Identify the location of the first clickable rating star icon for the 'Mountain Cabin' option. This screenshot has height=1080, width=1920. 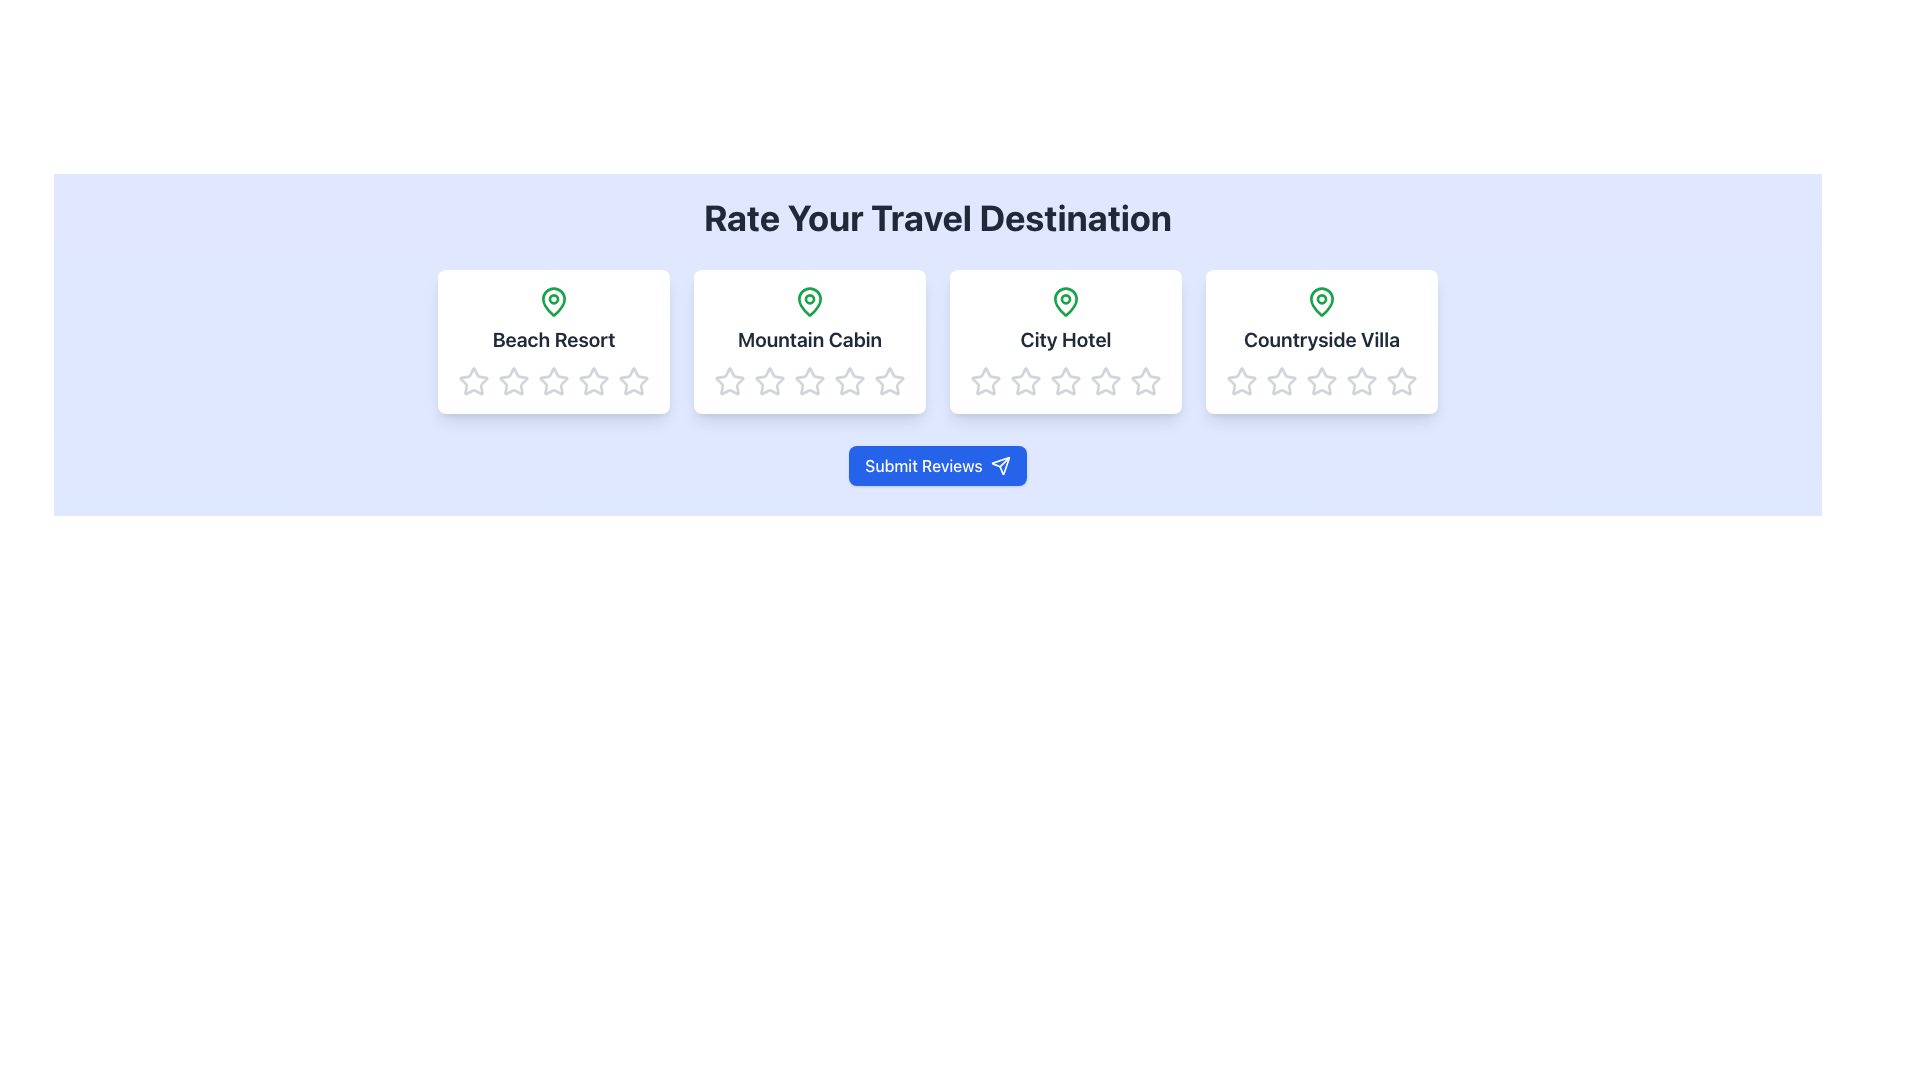
(728, 381).